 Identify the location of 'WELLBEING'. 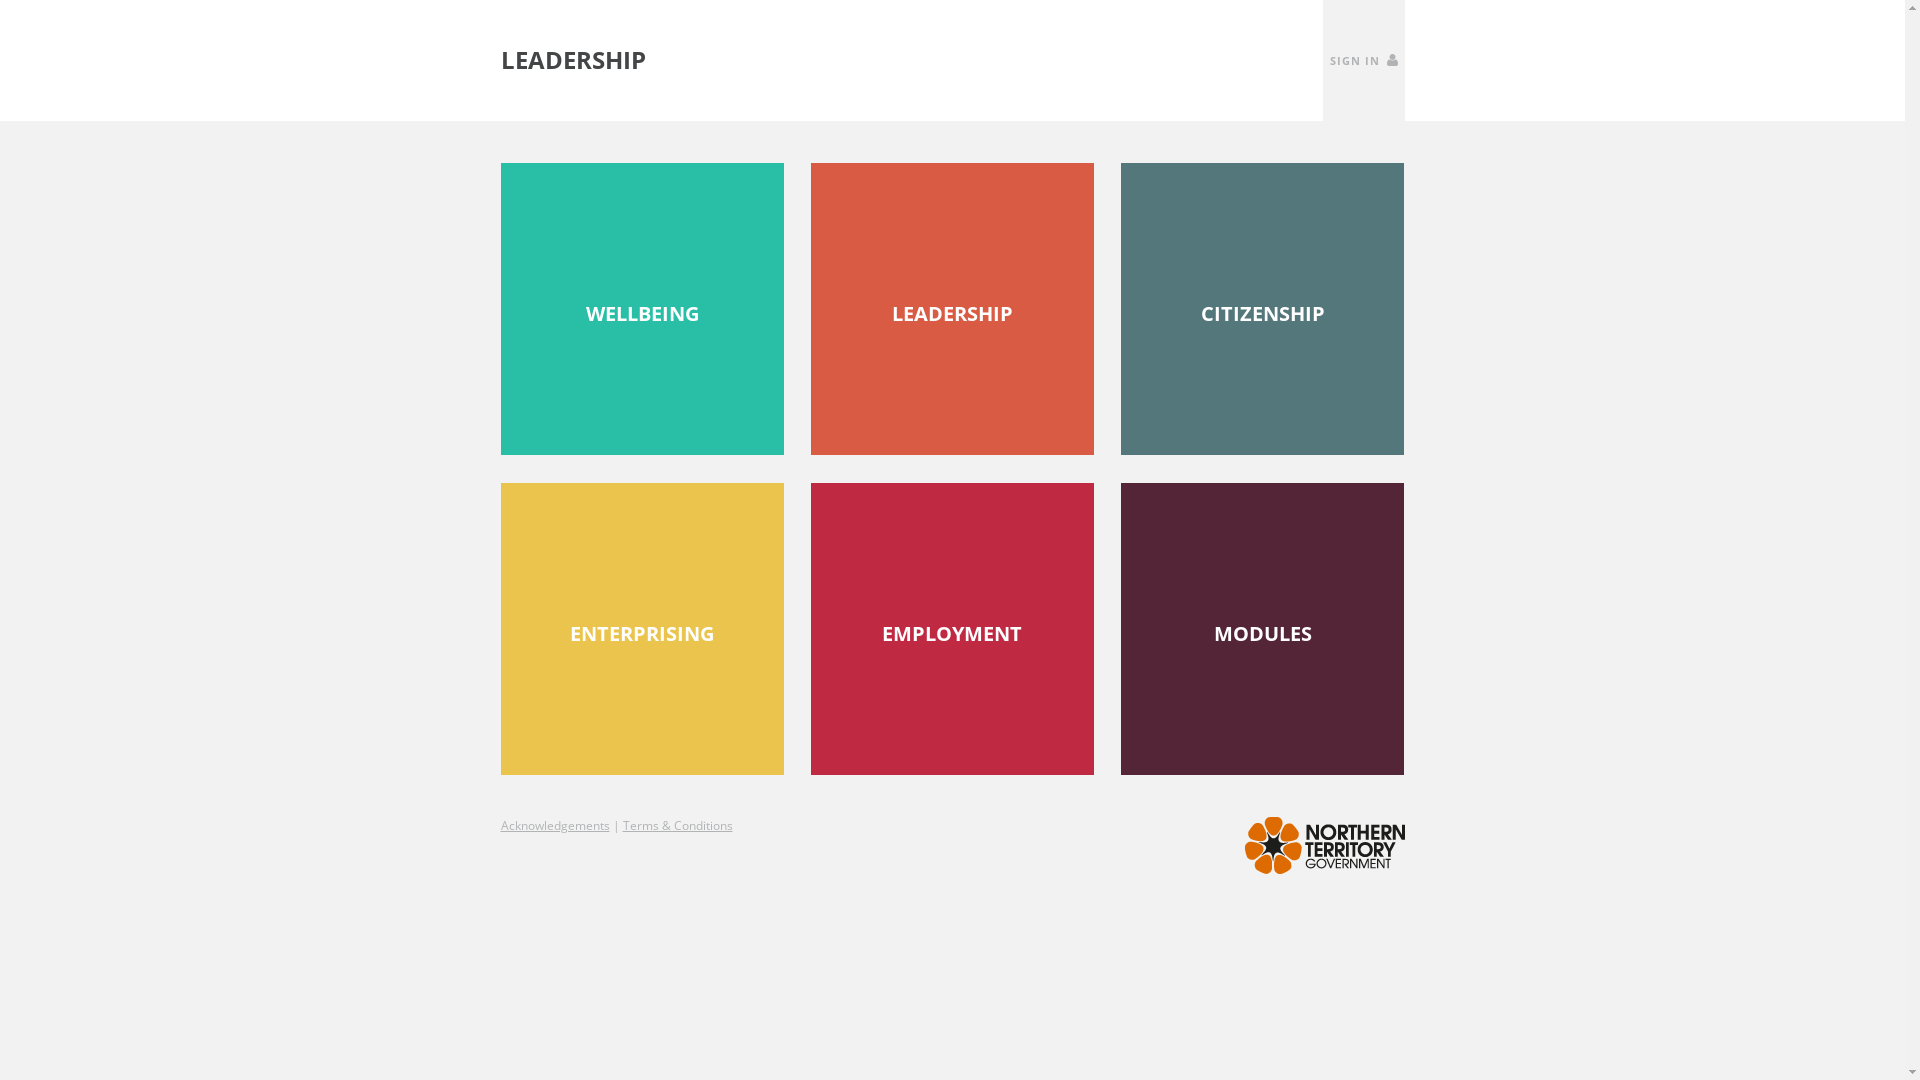
(641, 308).